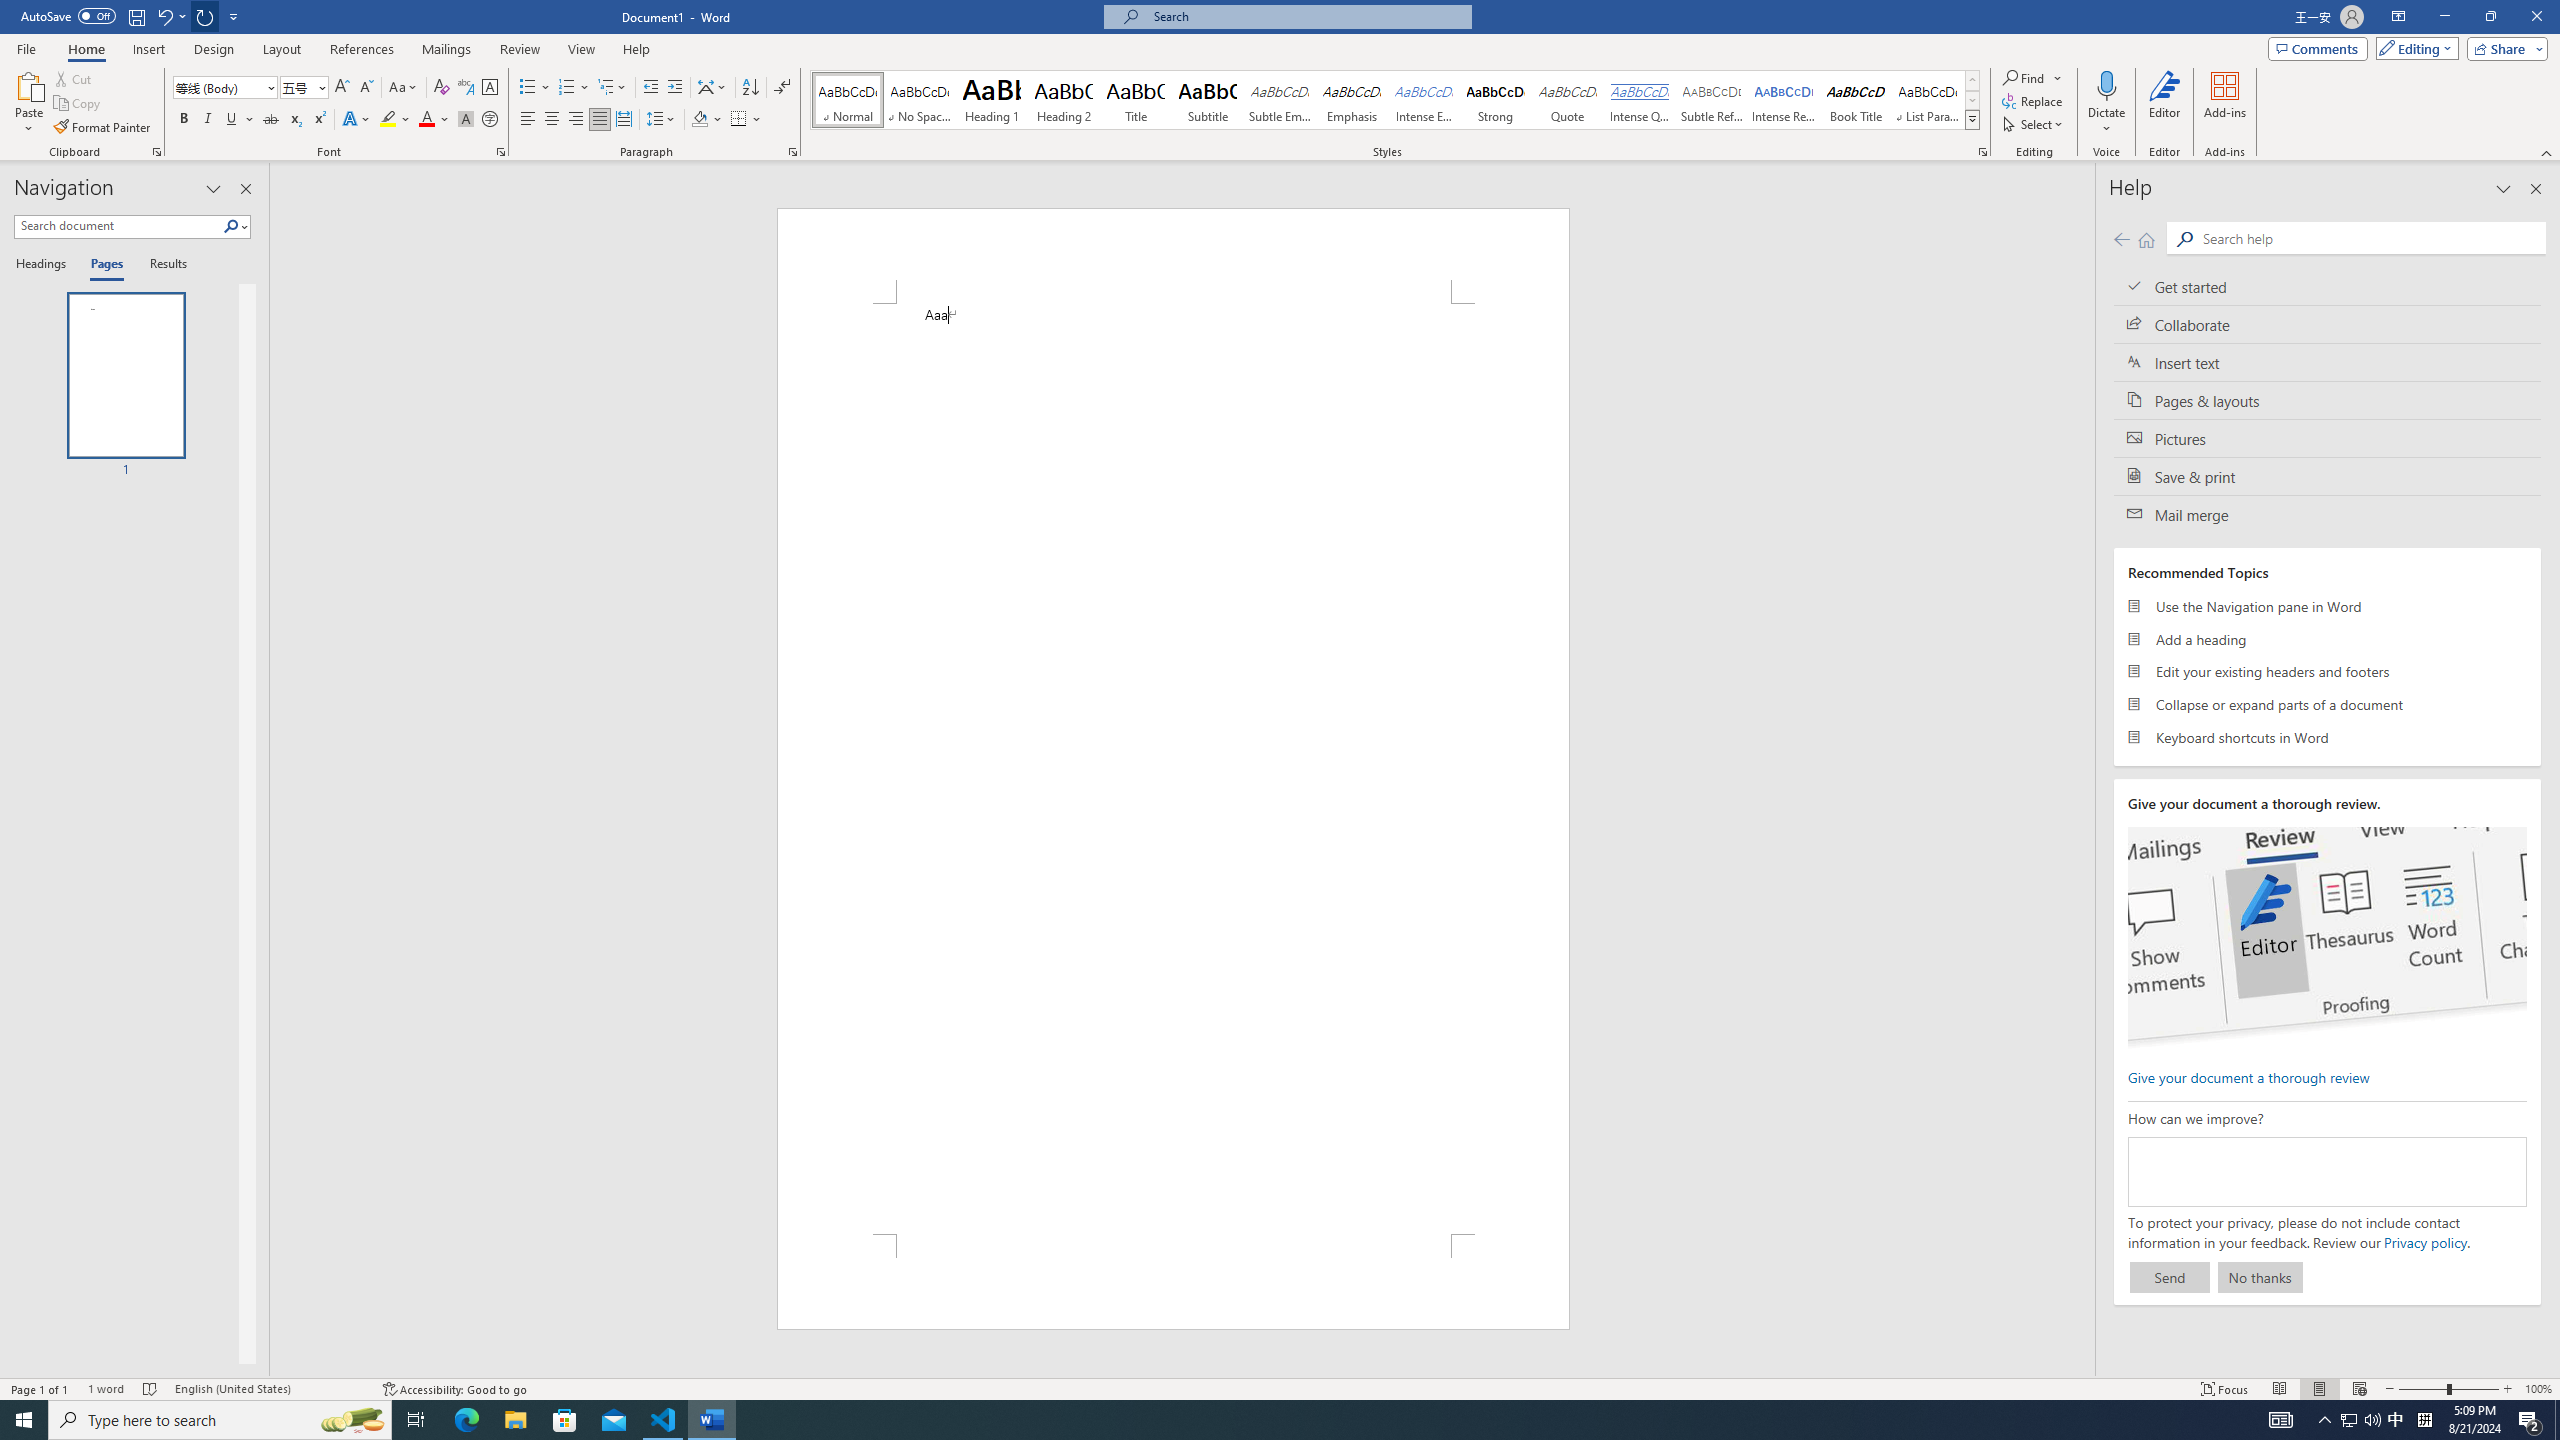 The width and height of the screenshot is (2560, 1440). Describe the element at coordinates (150, 1389) in the screenshot. I see `'Spelling and Grammar Check No Errors'` at that location.